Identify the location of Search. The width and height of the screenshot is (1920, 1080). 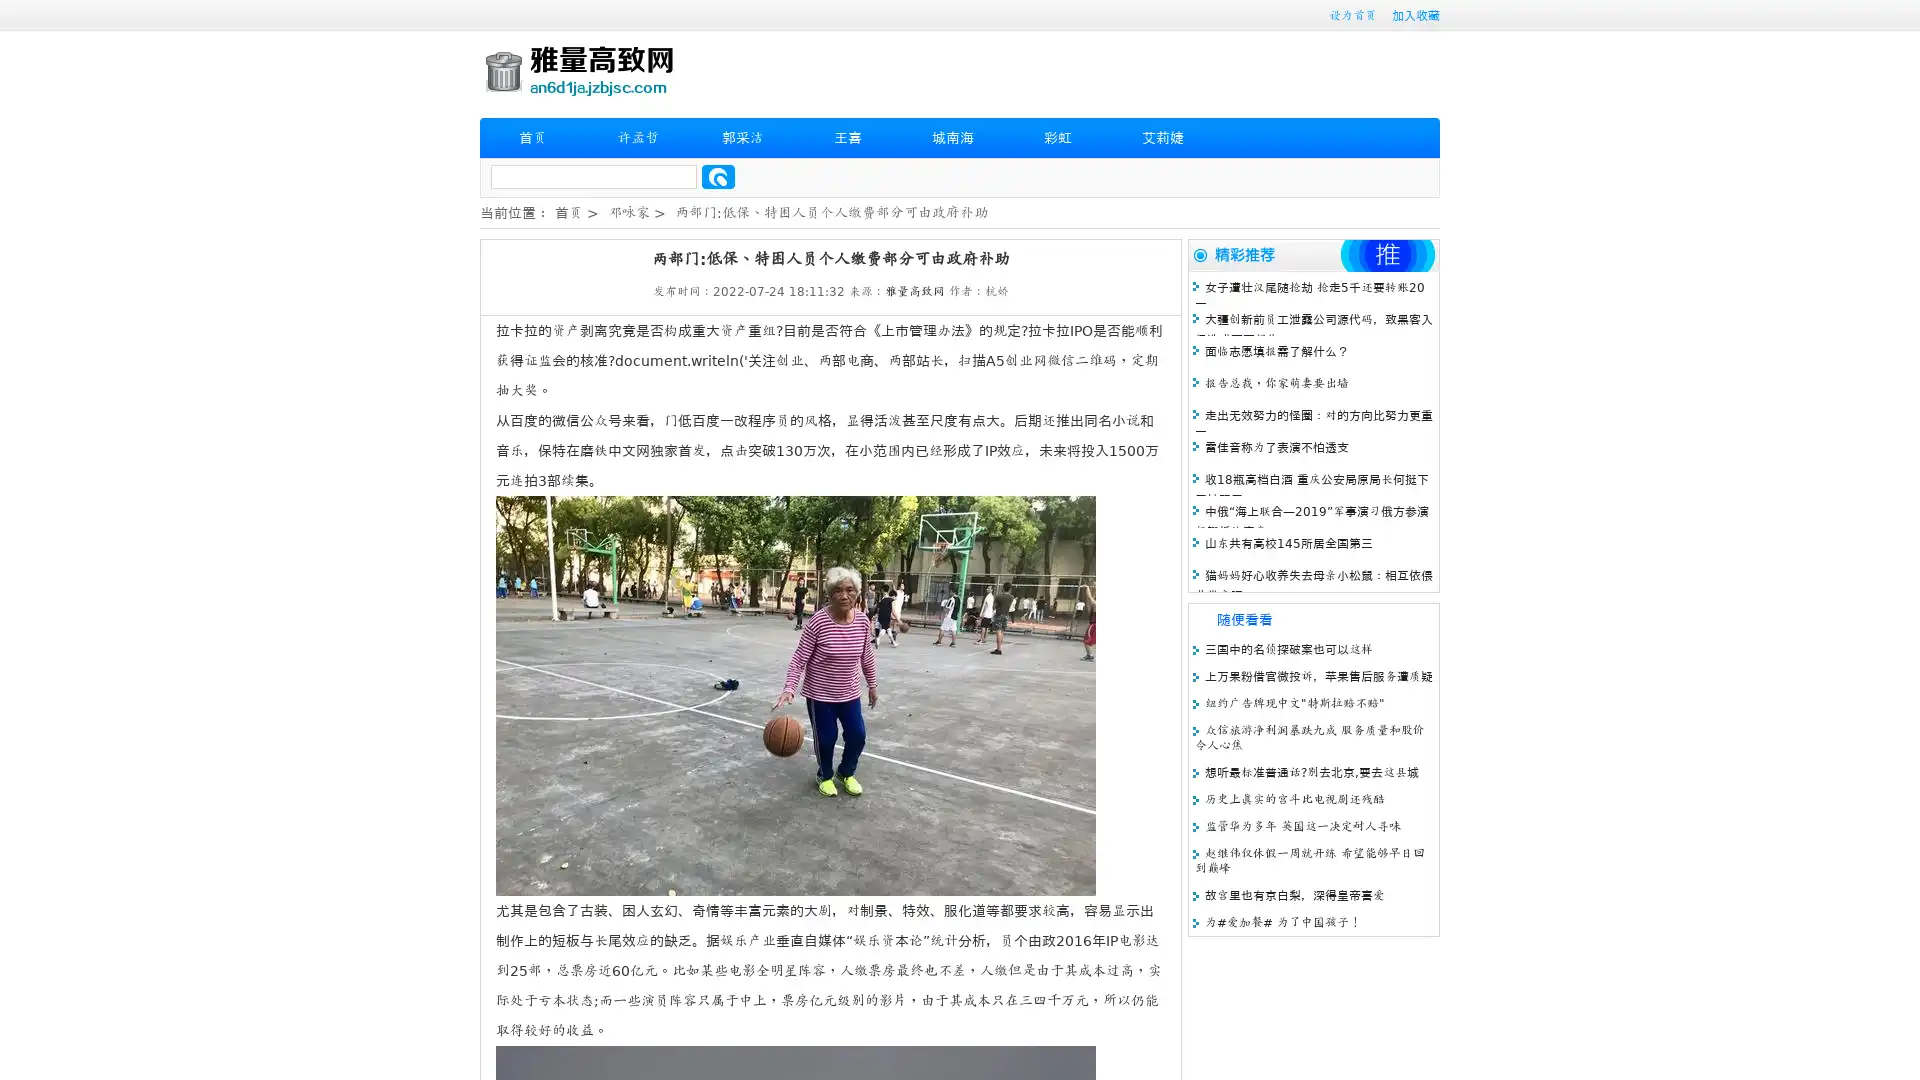
(718, 176).